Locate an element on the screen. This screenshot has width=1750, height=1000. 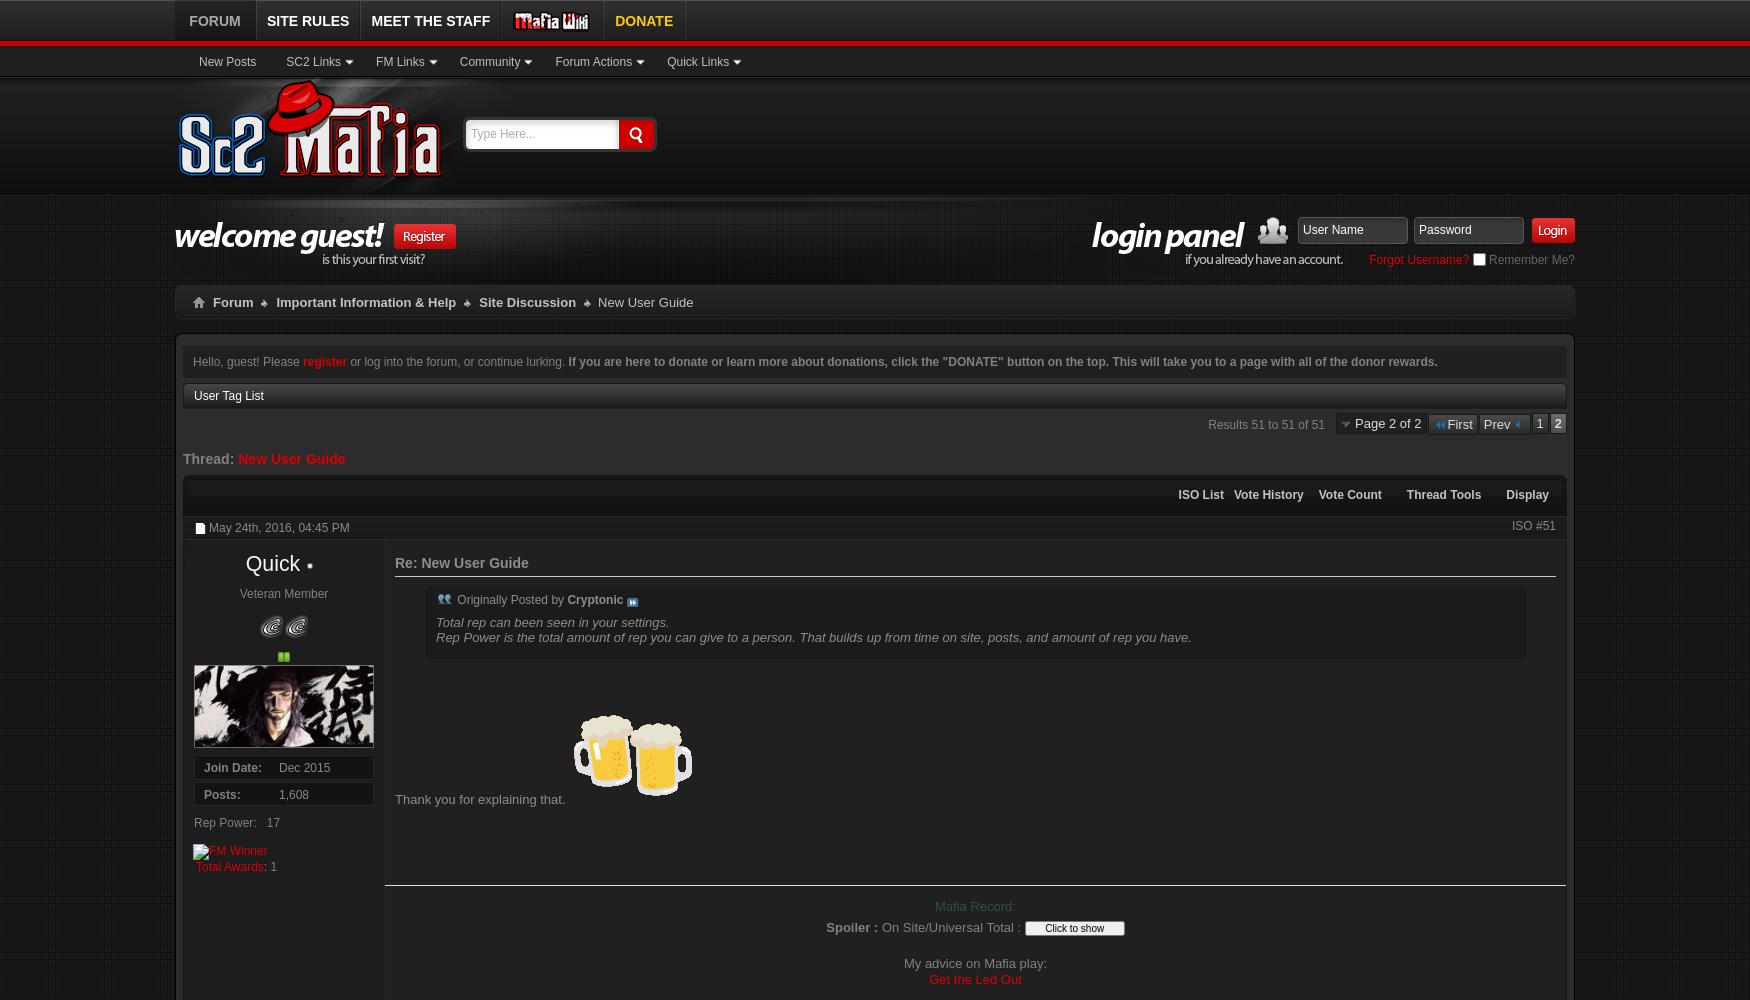
'Results 51 to 51 of 51' is located at coordinates (1265, 425).